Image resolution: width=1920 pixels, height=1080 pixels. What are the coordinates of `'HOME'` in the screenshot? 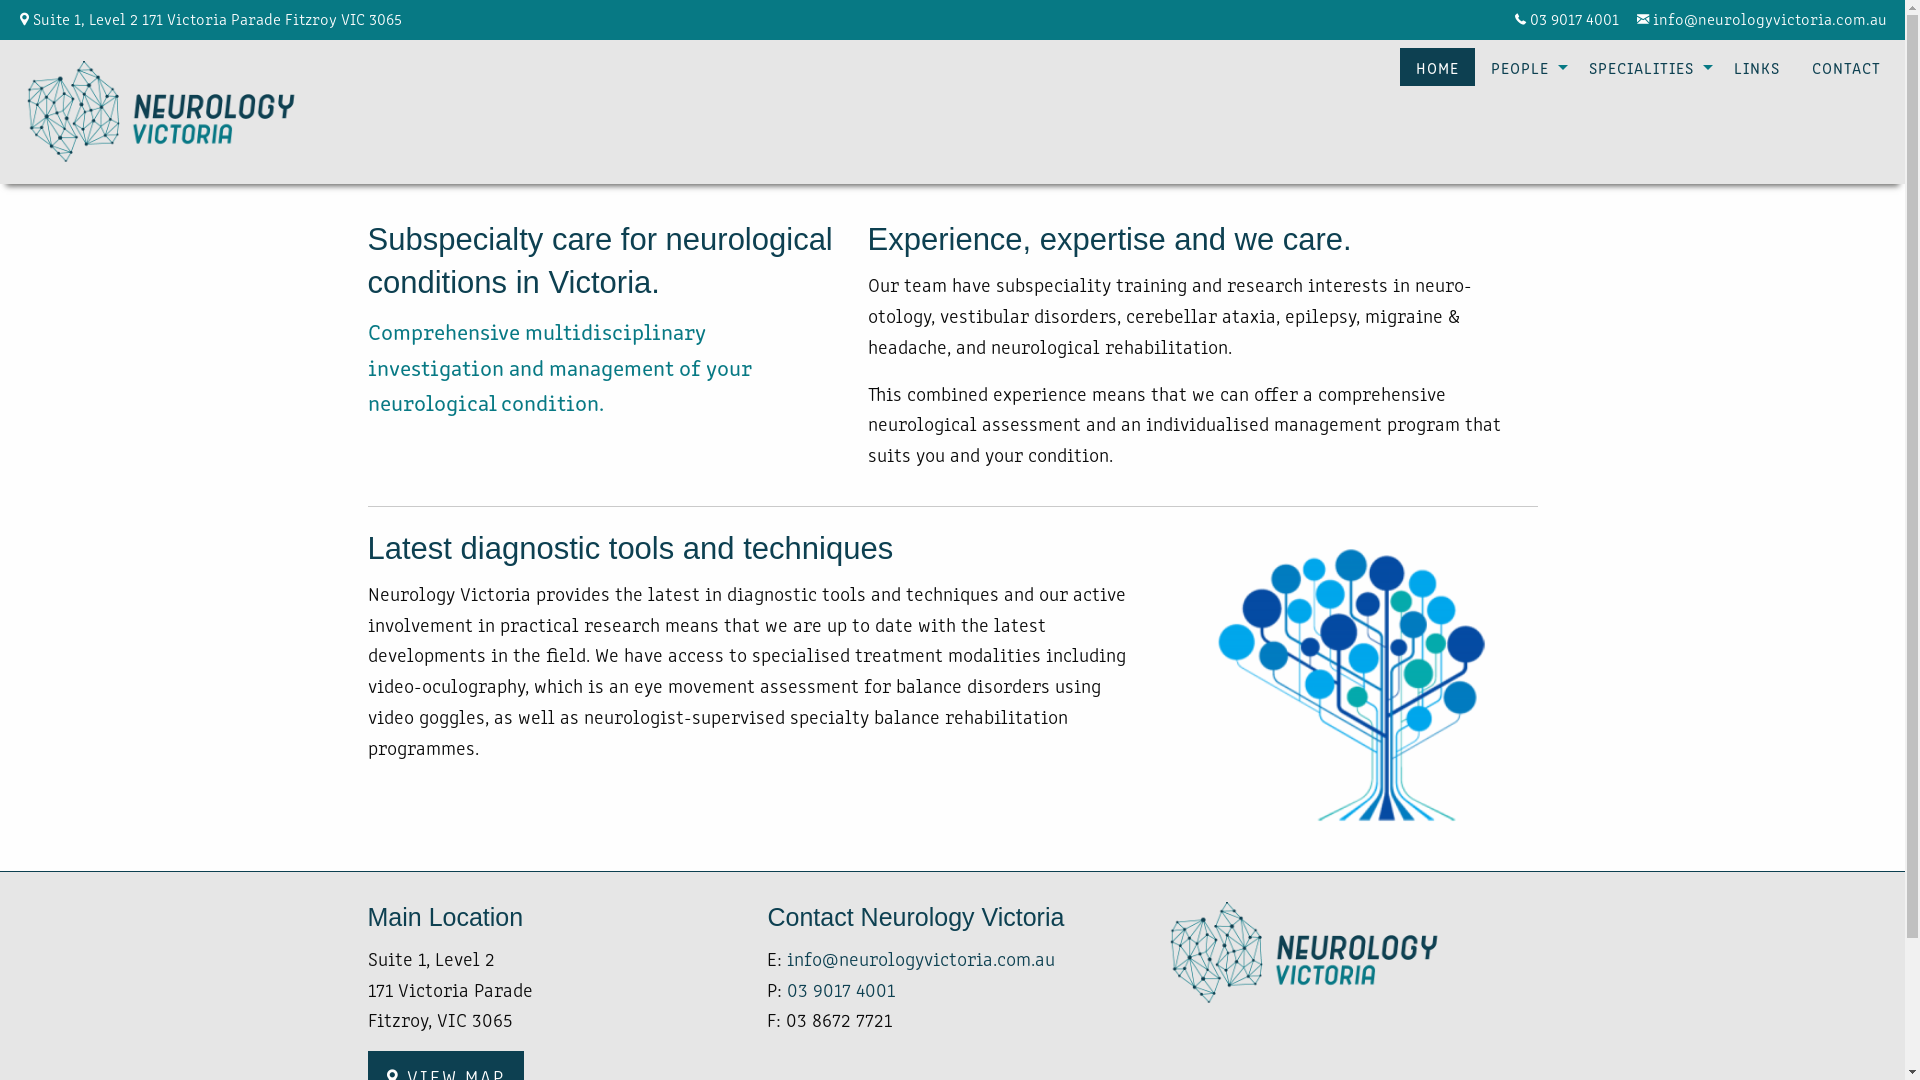 It's located at (1436, 65).